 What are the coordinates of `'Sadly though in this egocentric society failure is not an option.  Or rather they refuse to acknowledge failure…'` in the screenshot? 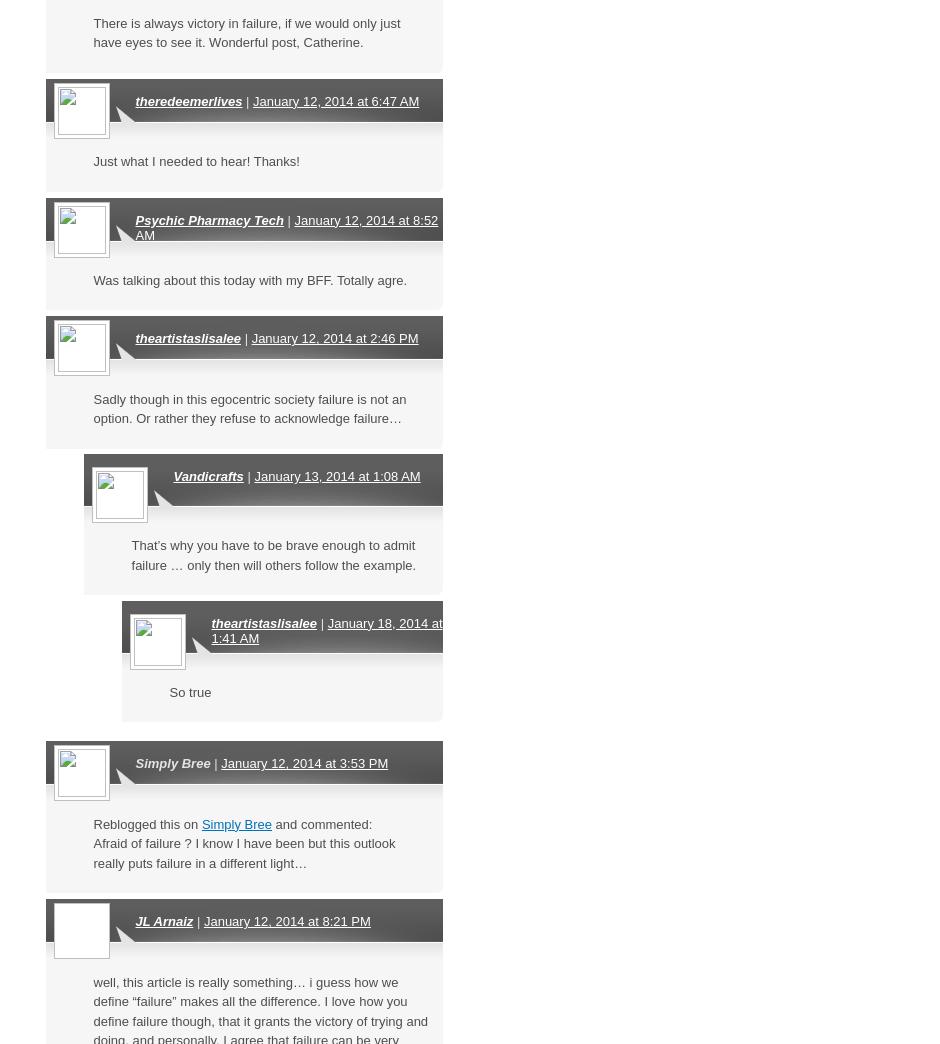 It's located at (249, 407).